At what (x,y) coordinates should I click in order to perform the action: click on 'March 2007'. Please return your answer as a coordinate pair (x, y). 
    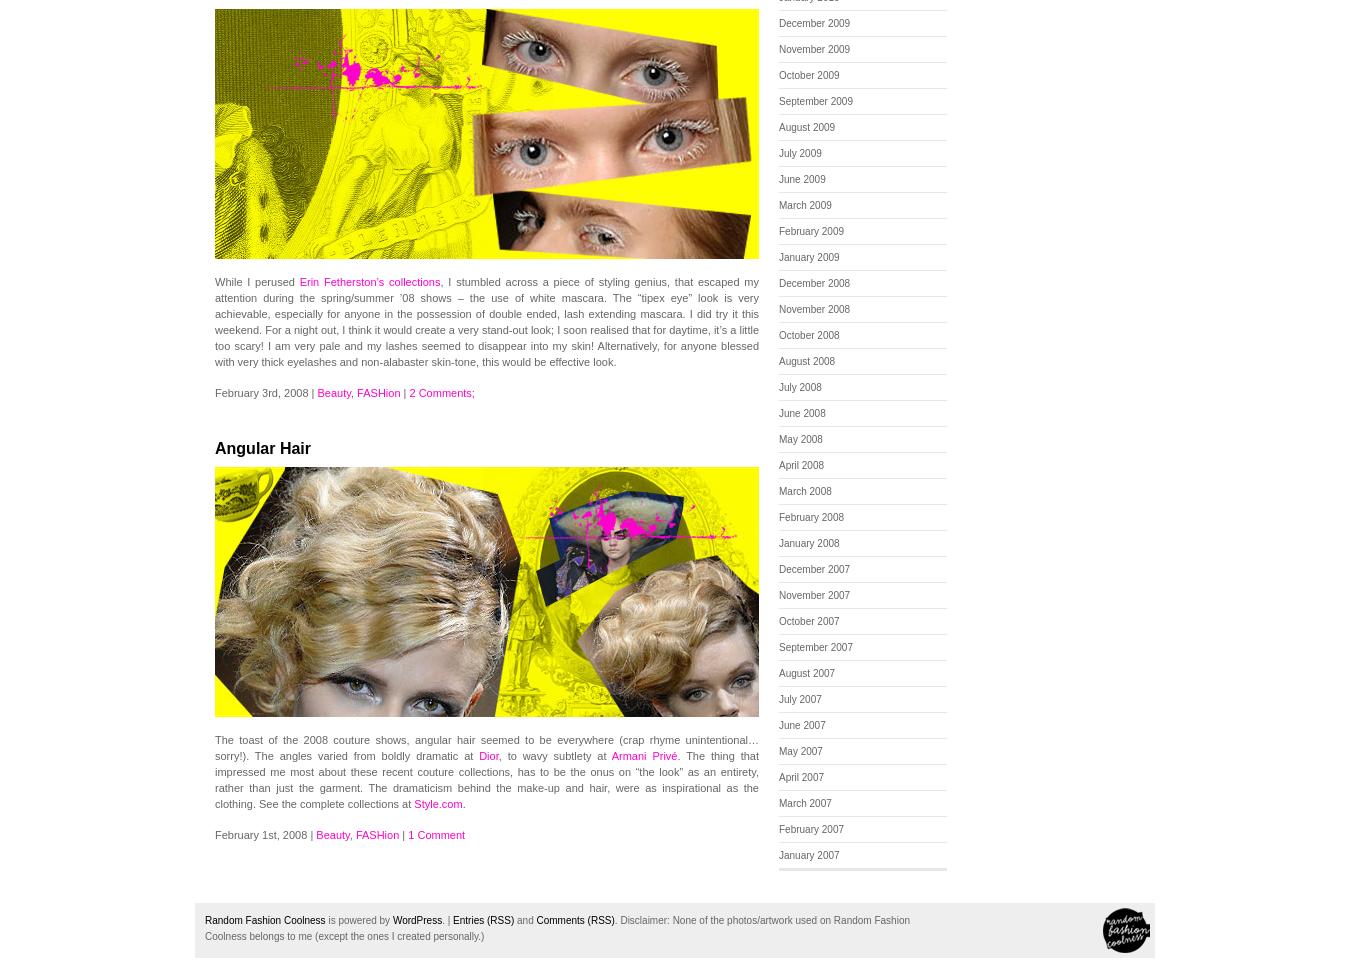
    Looking at the image, I should click on (805, 802).